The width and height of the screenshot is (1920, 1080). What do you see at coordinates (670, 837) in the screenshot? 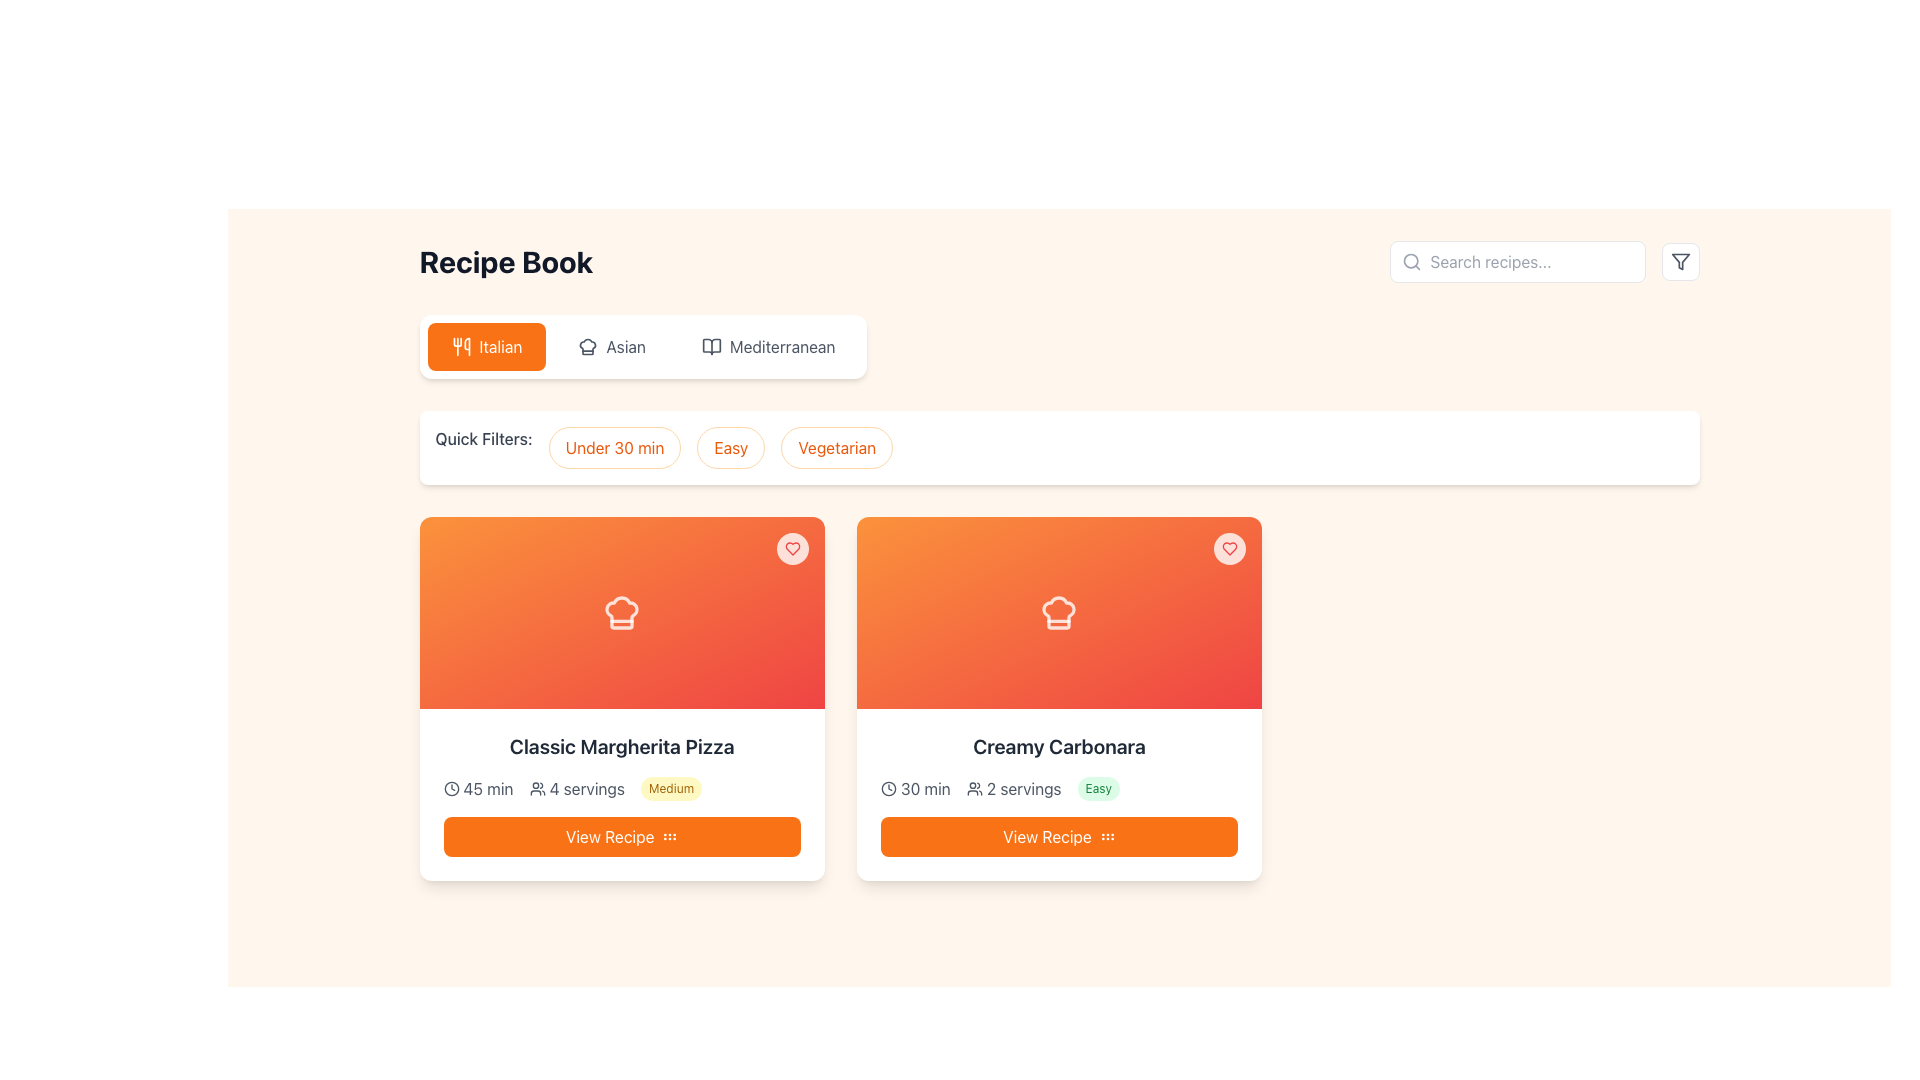
I see `the Grip handle icon located at the far right of the orange 'View Recipe' button beneath the 'Creamy Carbonara' card` at bounding box center [670, 837].